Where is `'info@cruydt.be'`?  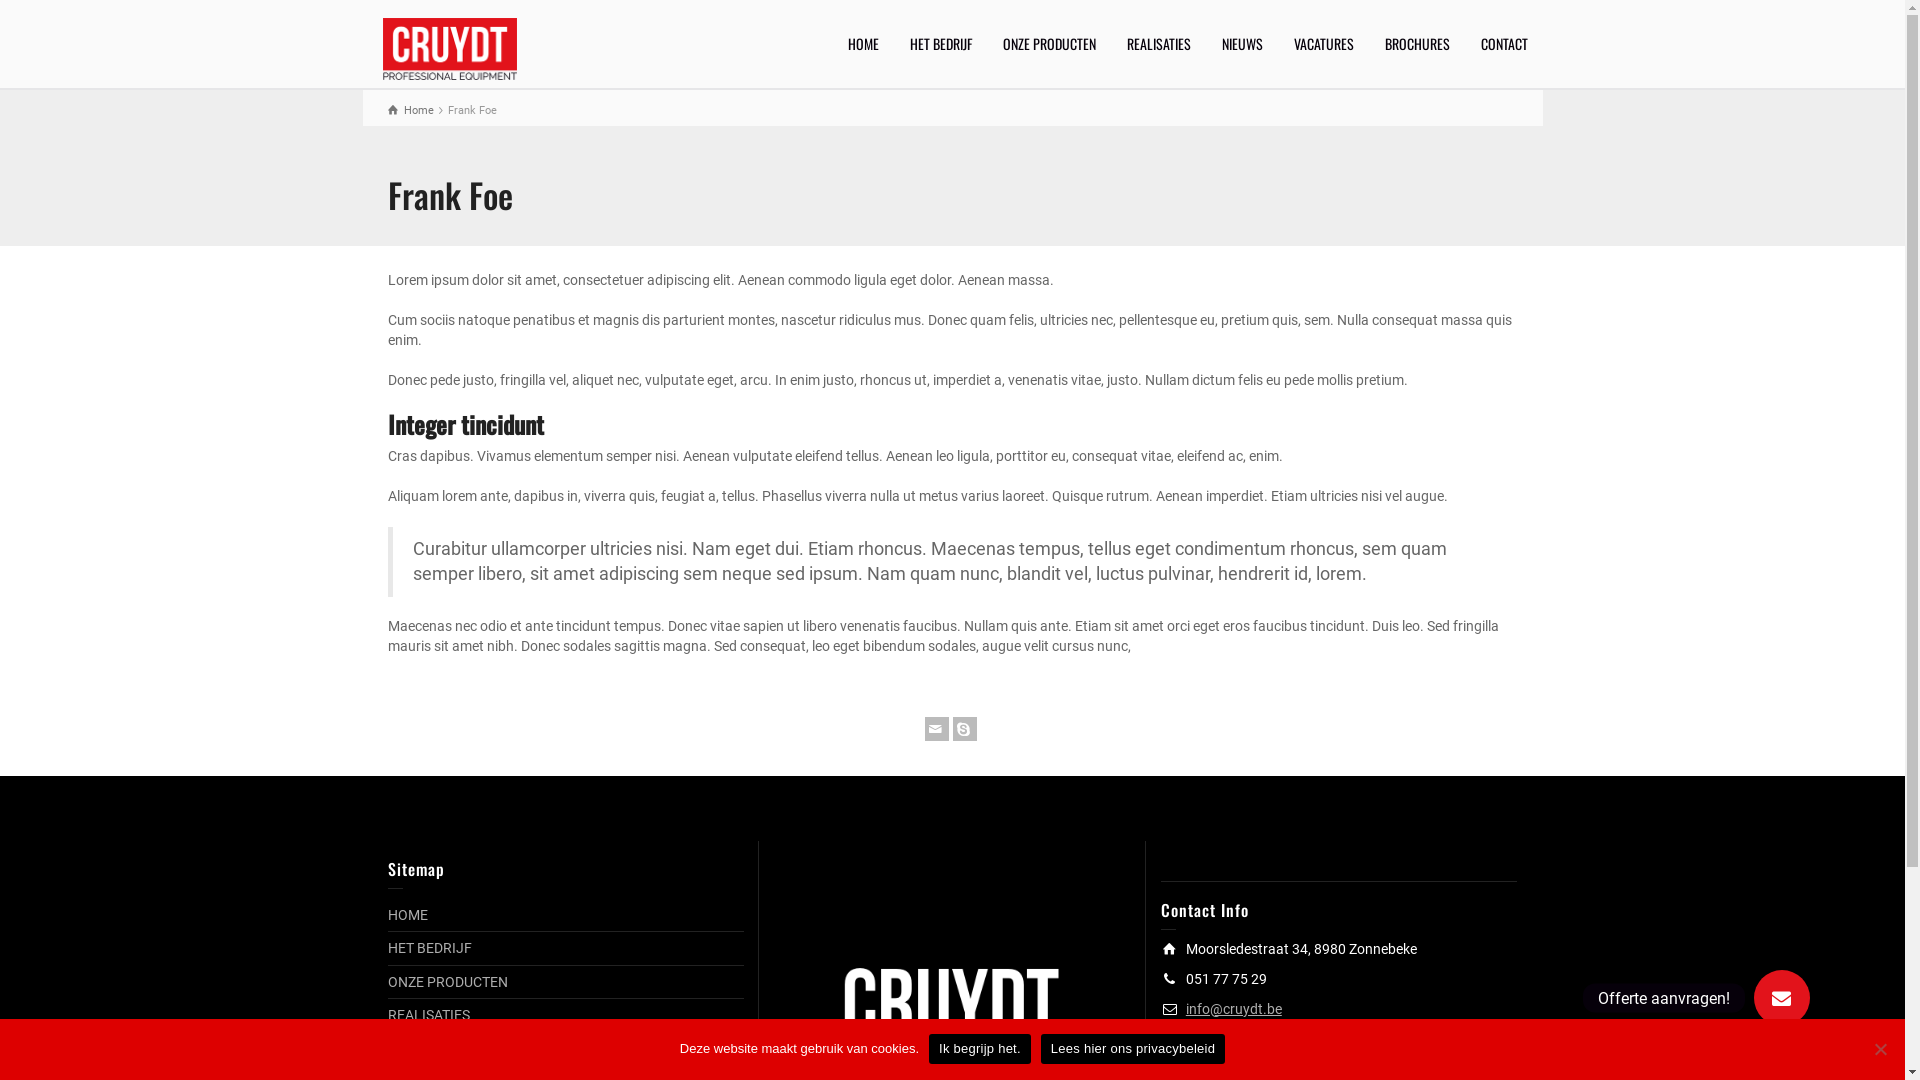 'info@cruydt.be' is located at coordinates (1232, 1009).